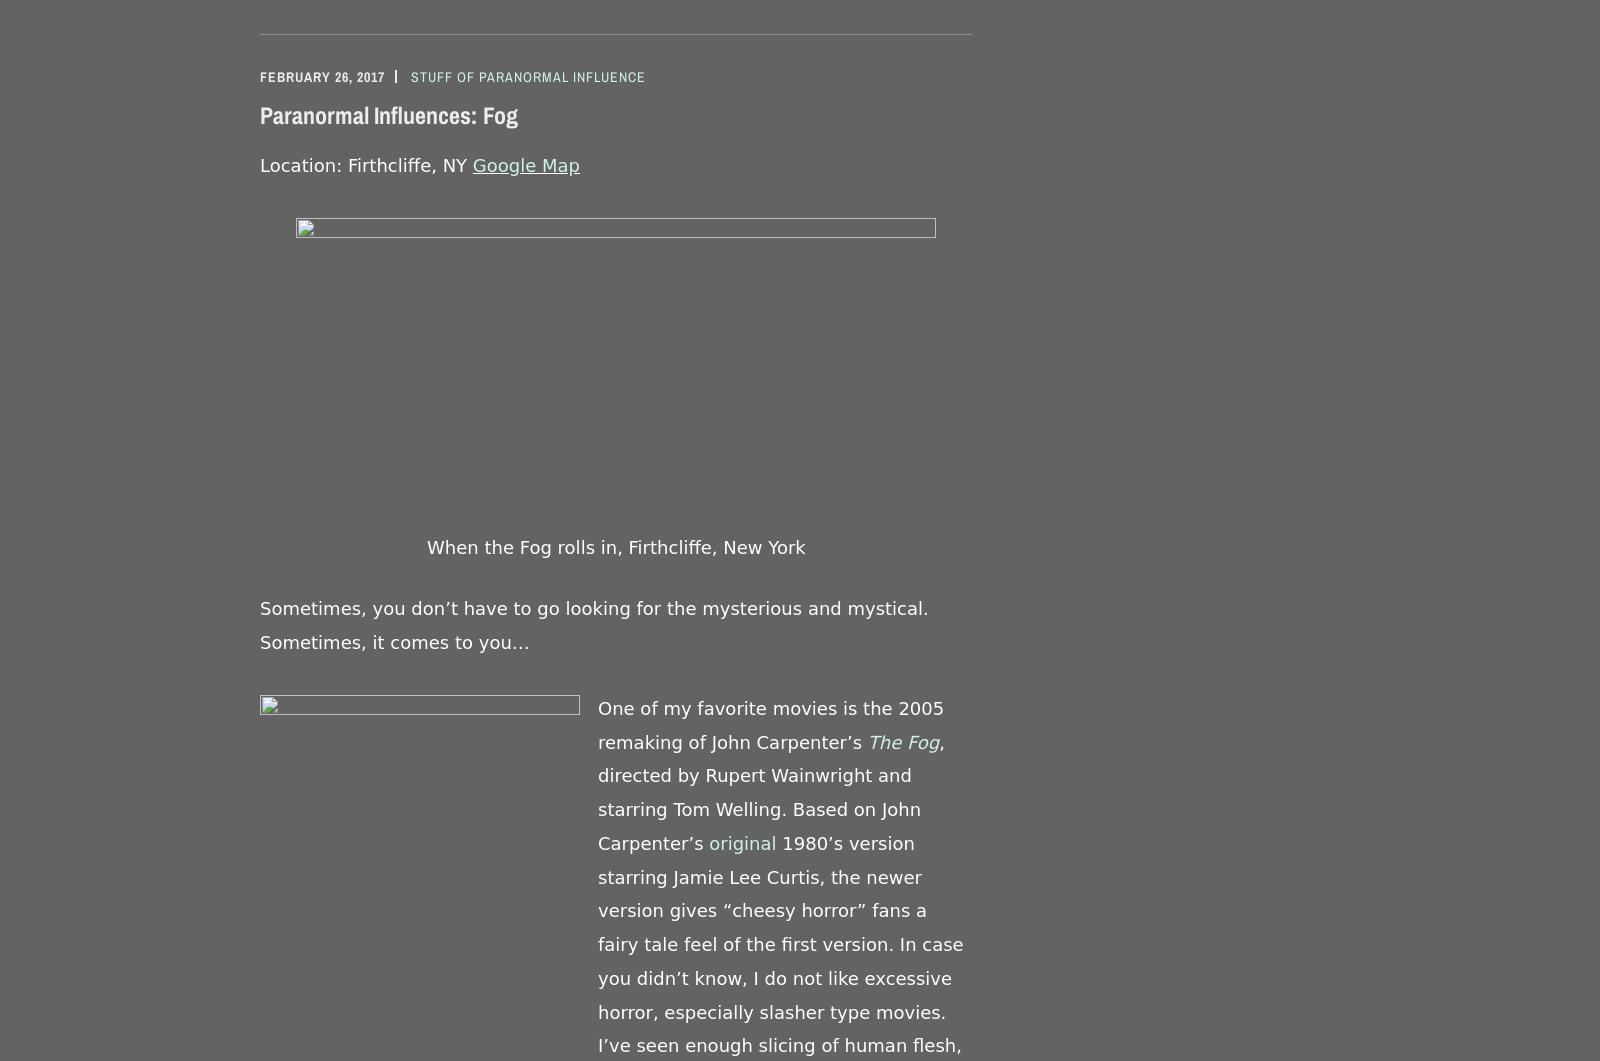 This screenshot has height=1061, width=1600. Describe the element at coordinates (902, 741) in the screenshot. I see `'The Fog'` at that location.